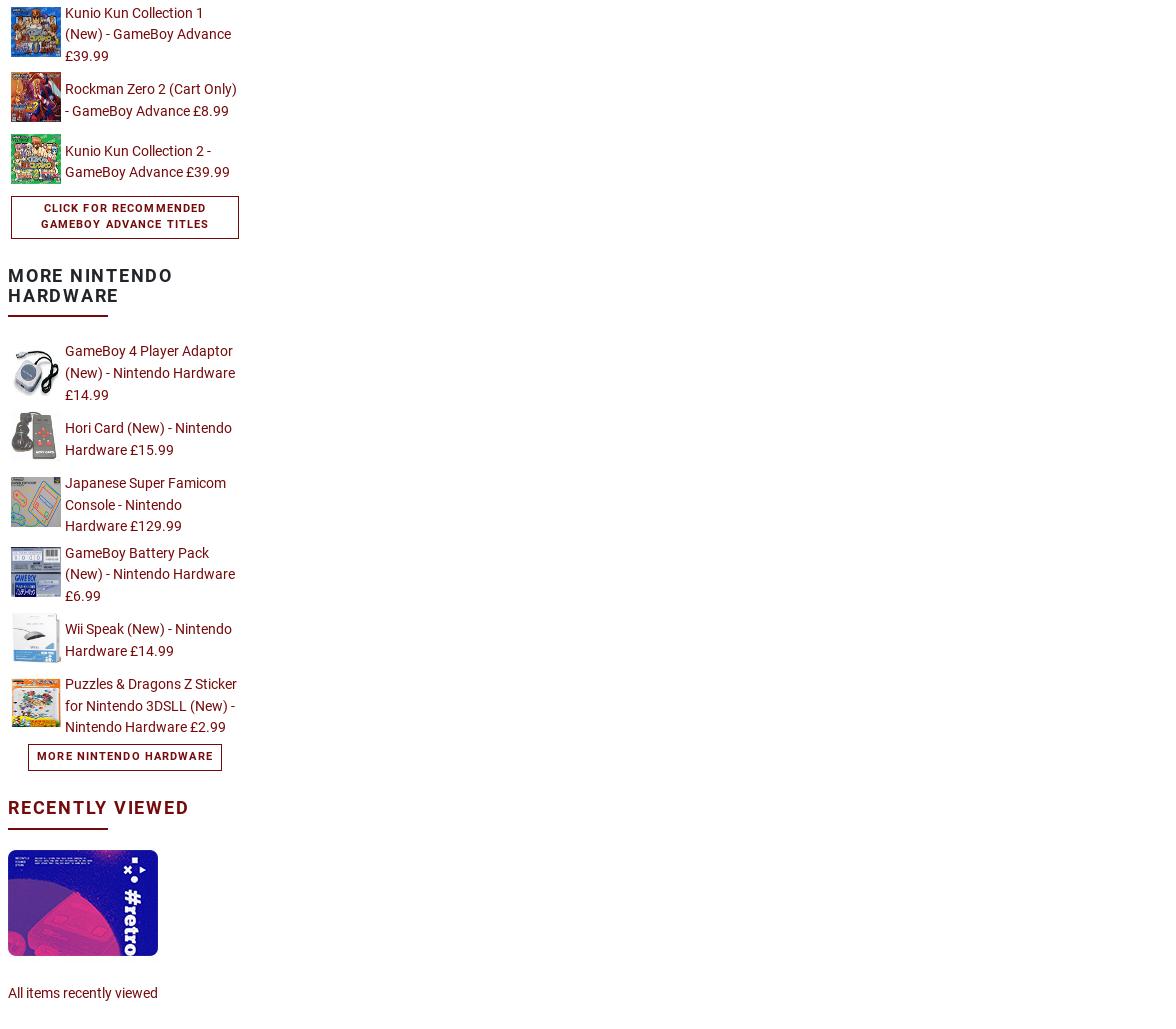 The image size is (1176, 1029). Describe the element at coordinates (147, 161) in the screenshot. I see `'Kunio Kun Collection 2 - GameBoy Advance £39.99'` at that location.